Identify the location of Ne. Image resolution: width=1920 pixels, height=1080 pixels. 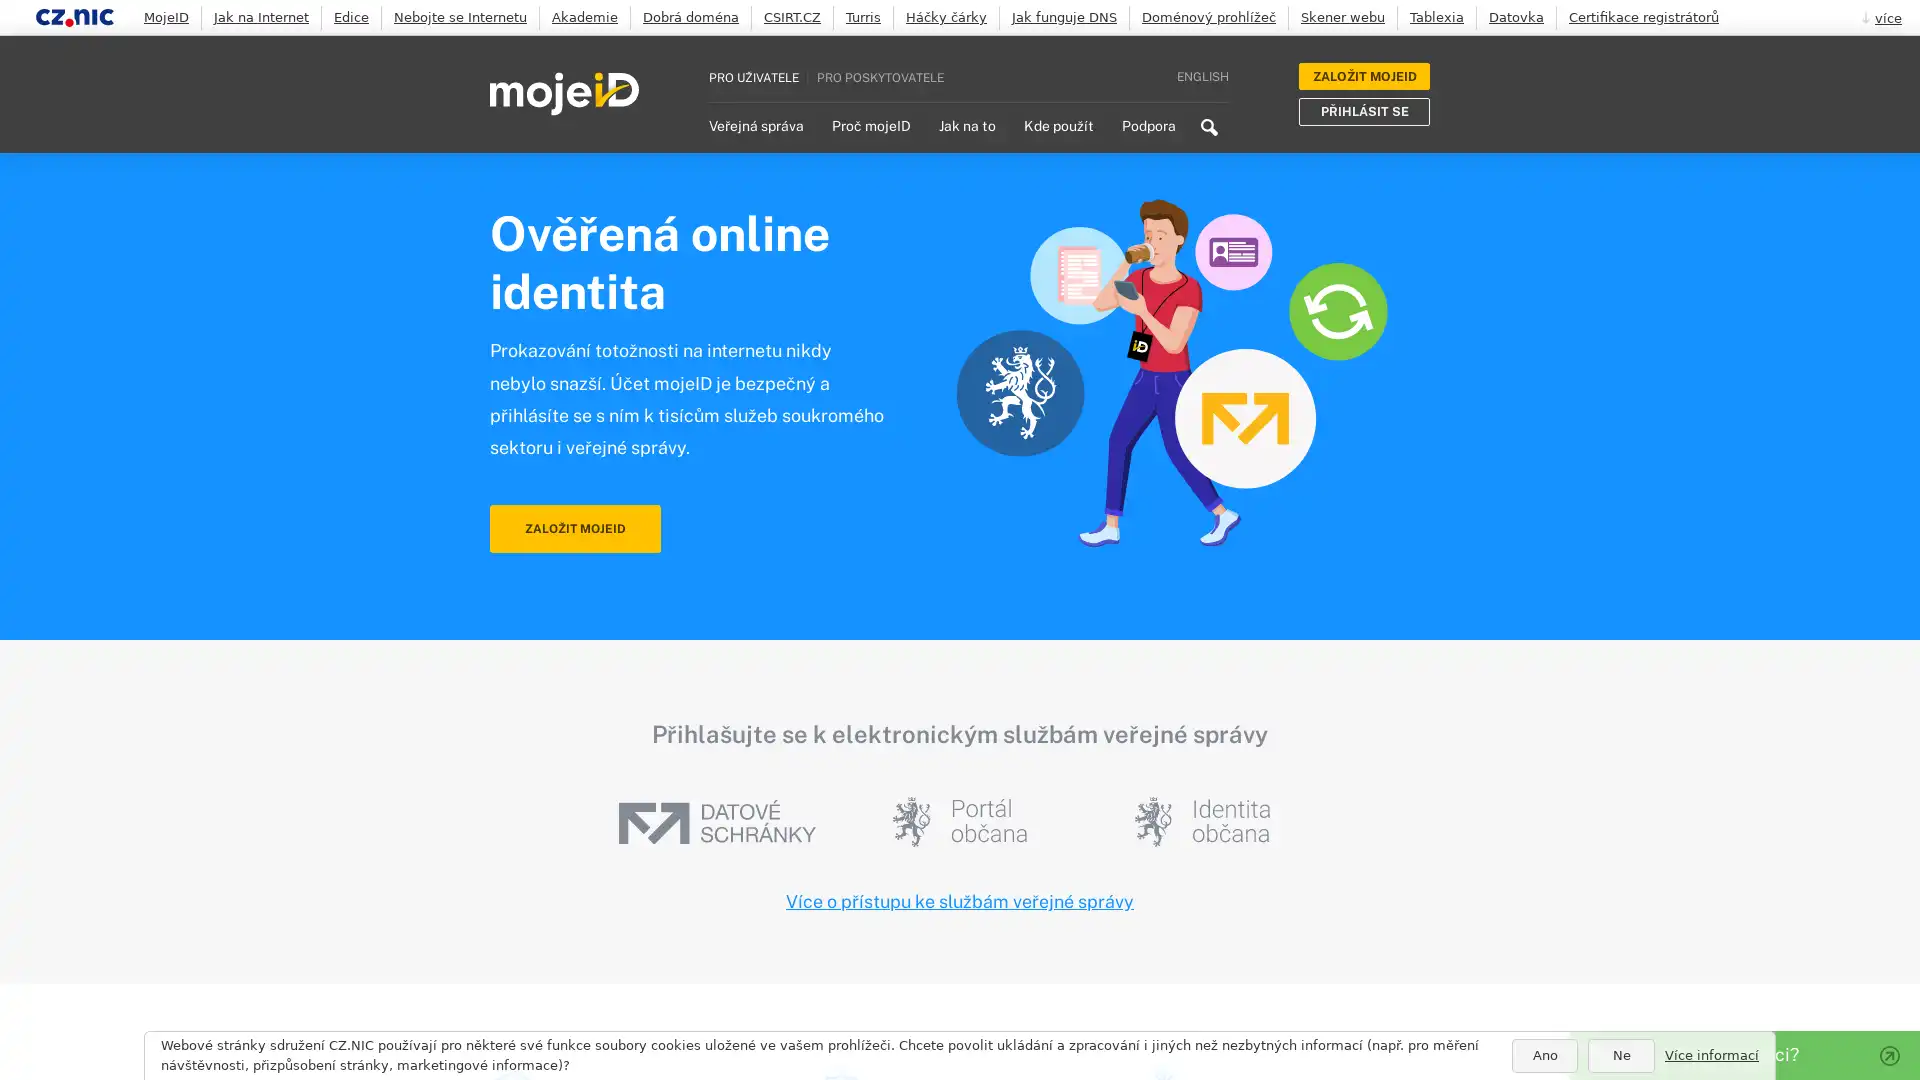
(1621, 1055).